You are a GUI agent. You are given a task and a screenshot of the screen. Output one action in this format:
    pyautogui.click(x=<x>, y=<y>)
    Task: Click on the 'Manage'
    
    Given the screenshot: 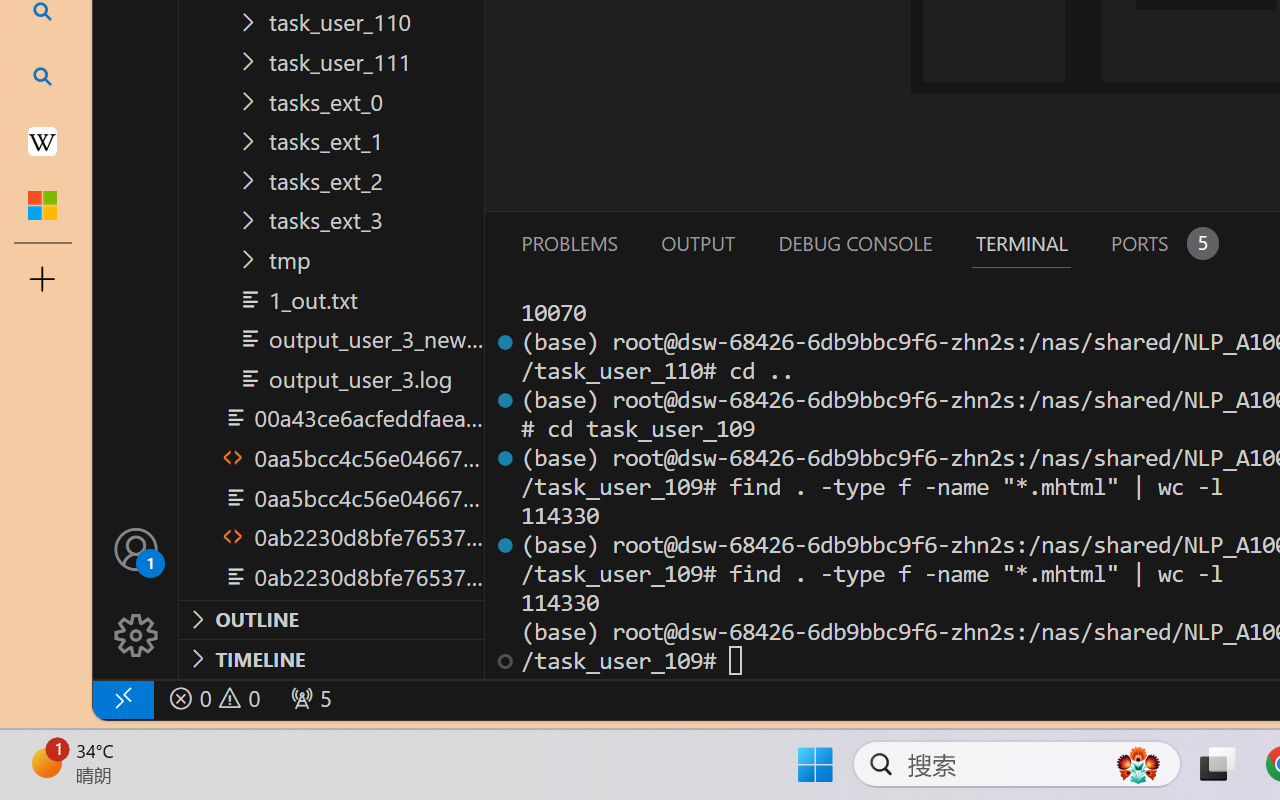 What is the action you would take?
    pyautogui.click(x=134, y=634)
    